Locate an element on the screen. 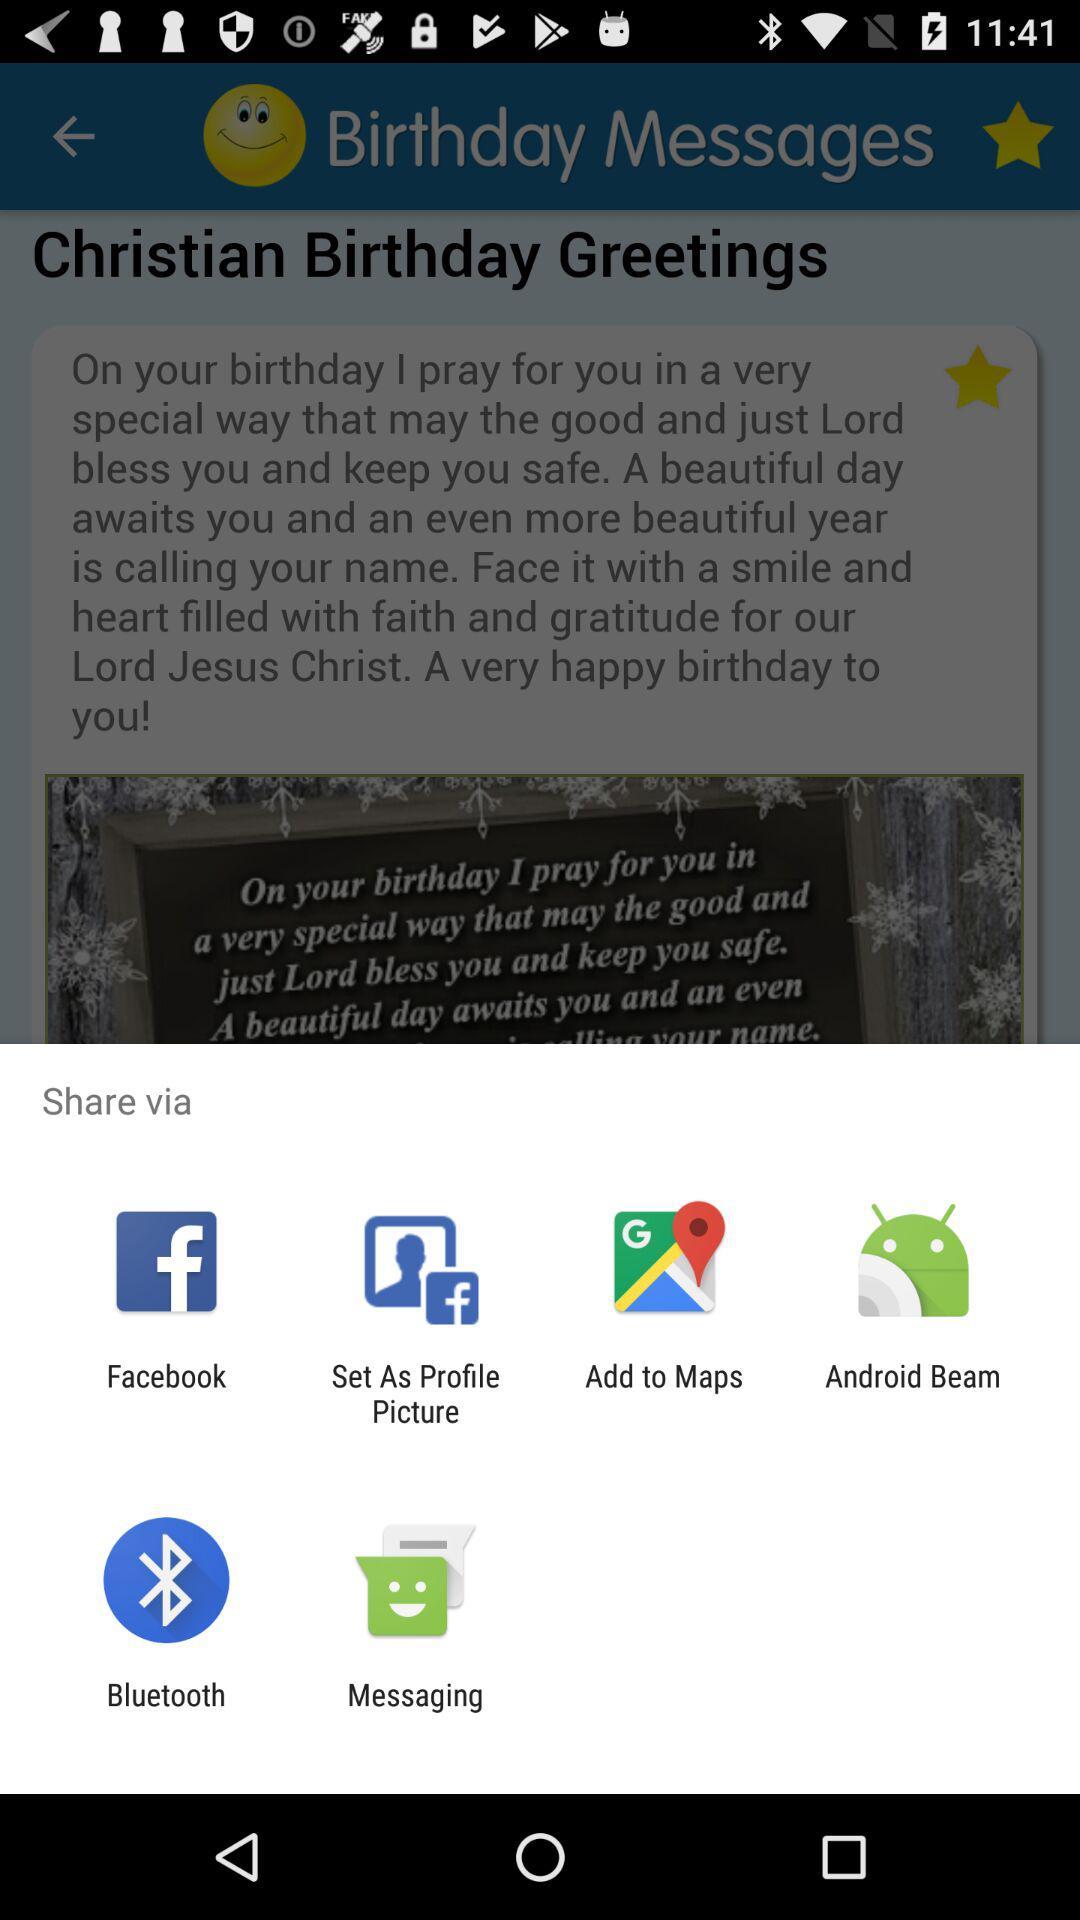  bluetooth is located at coordinates (165, 1711).